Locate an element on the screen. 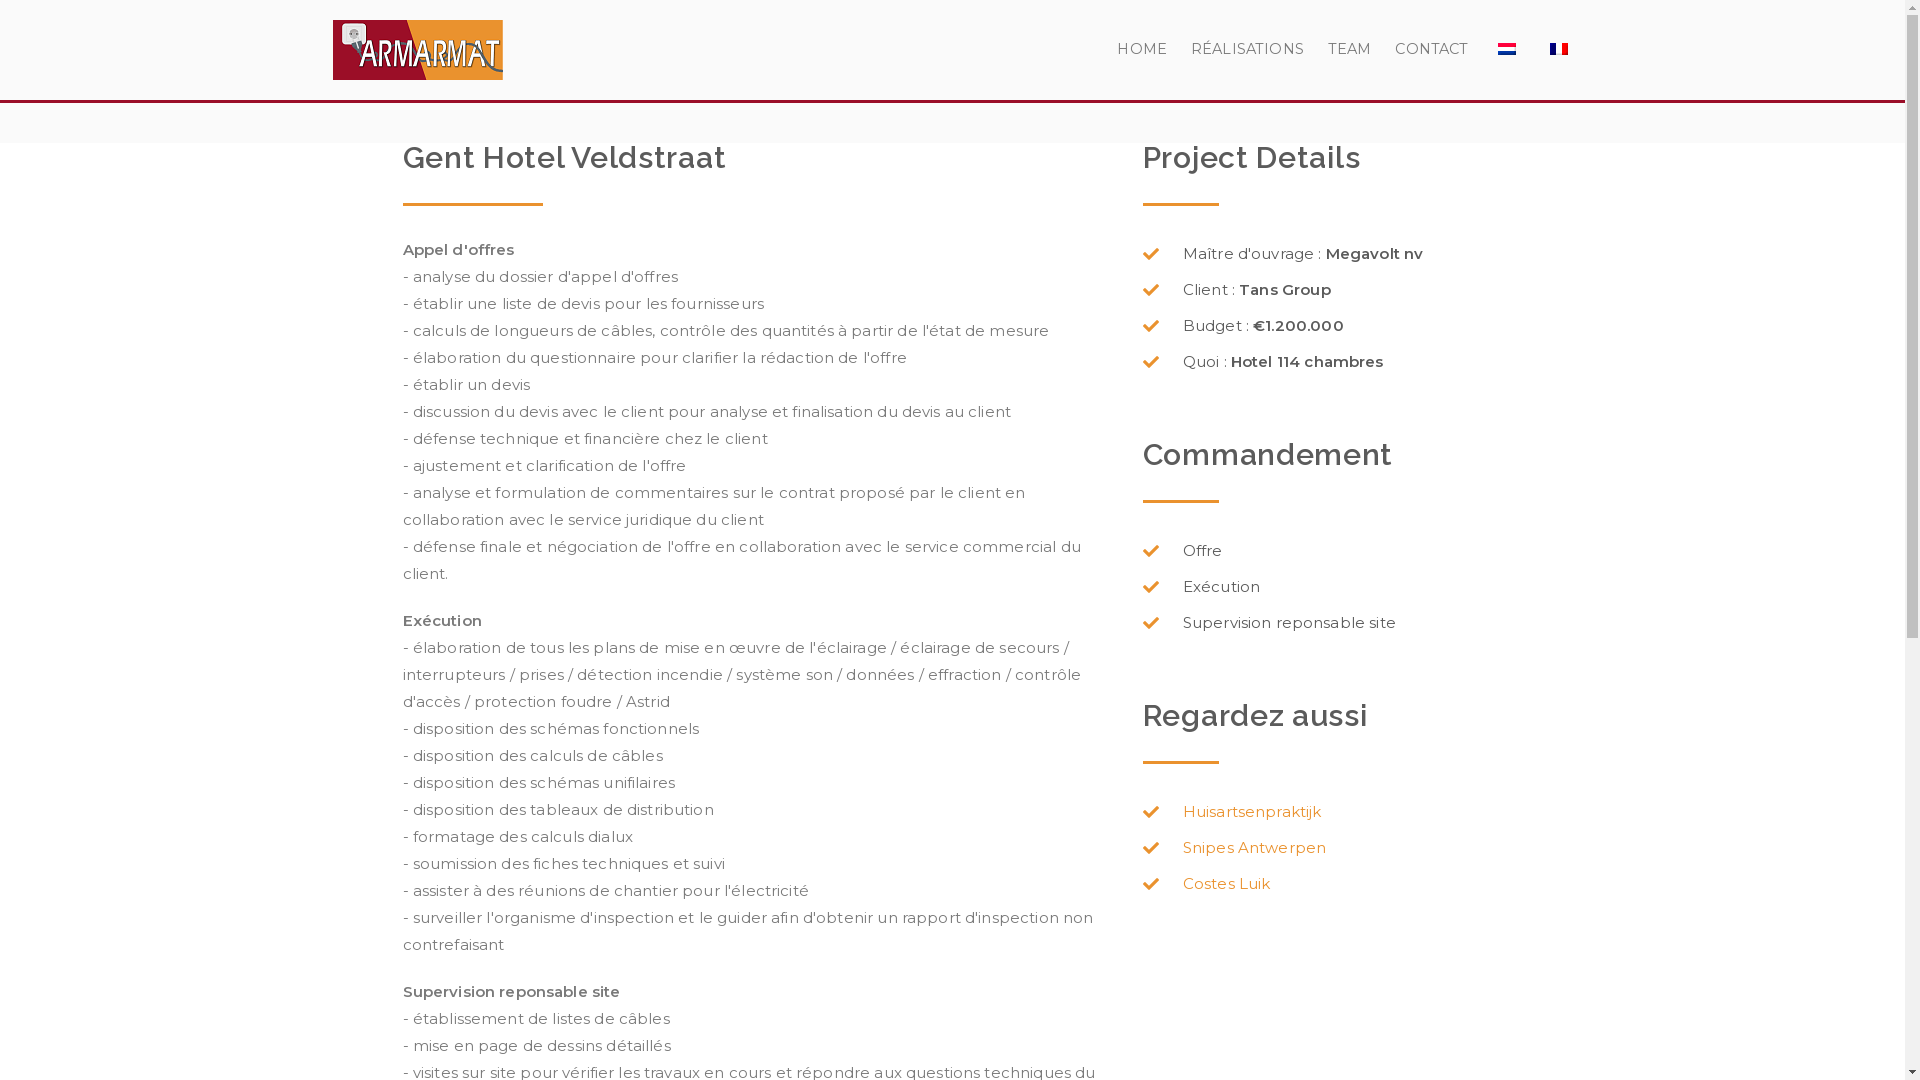 The width and height of the screenshot is (1920, 1080). 'Costes Luik' is located at coordinates (1333, 882).